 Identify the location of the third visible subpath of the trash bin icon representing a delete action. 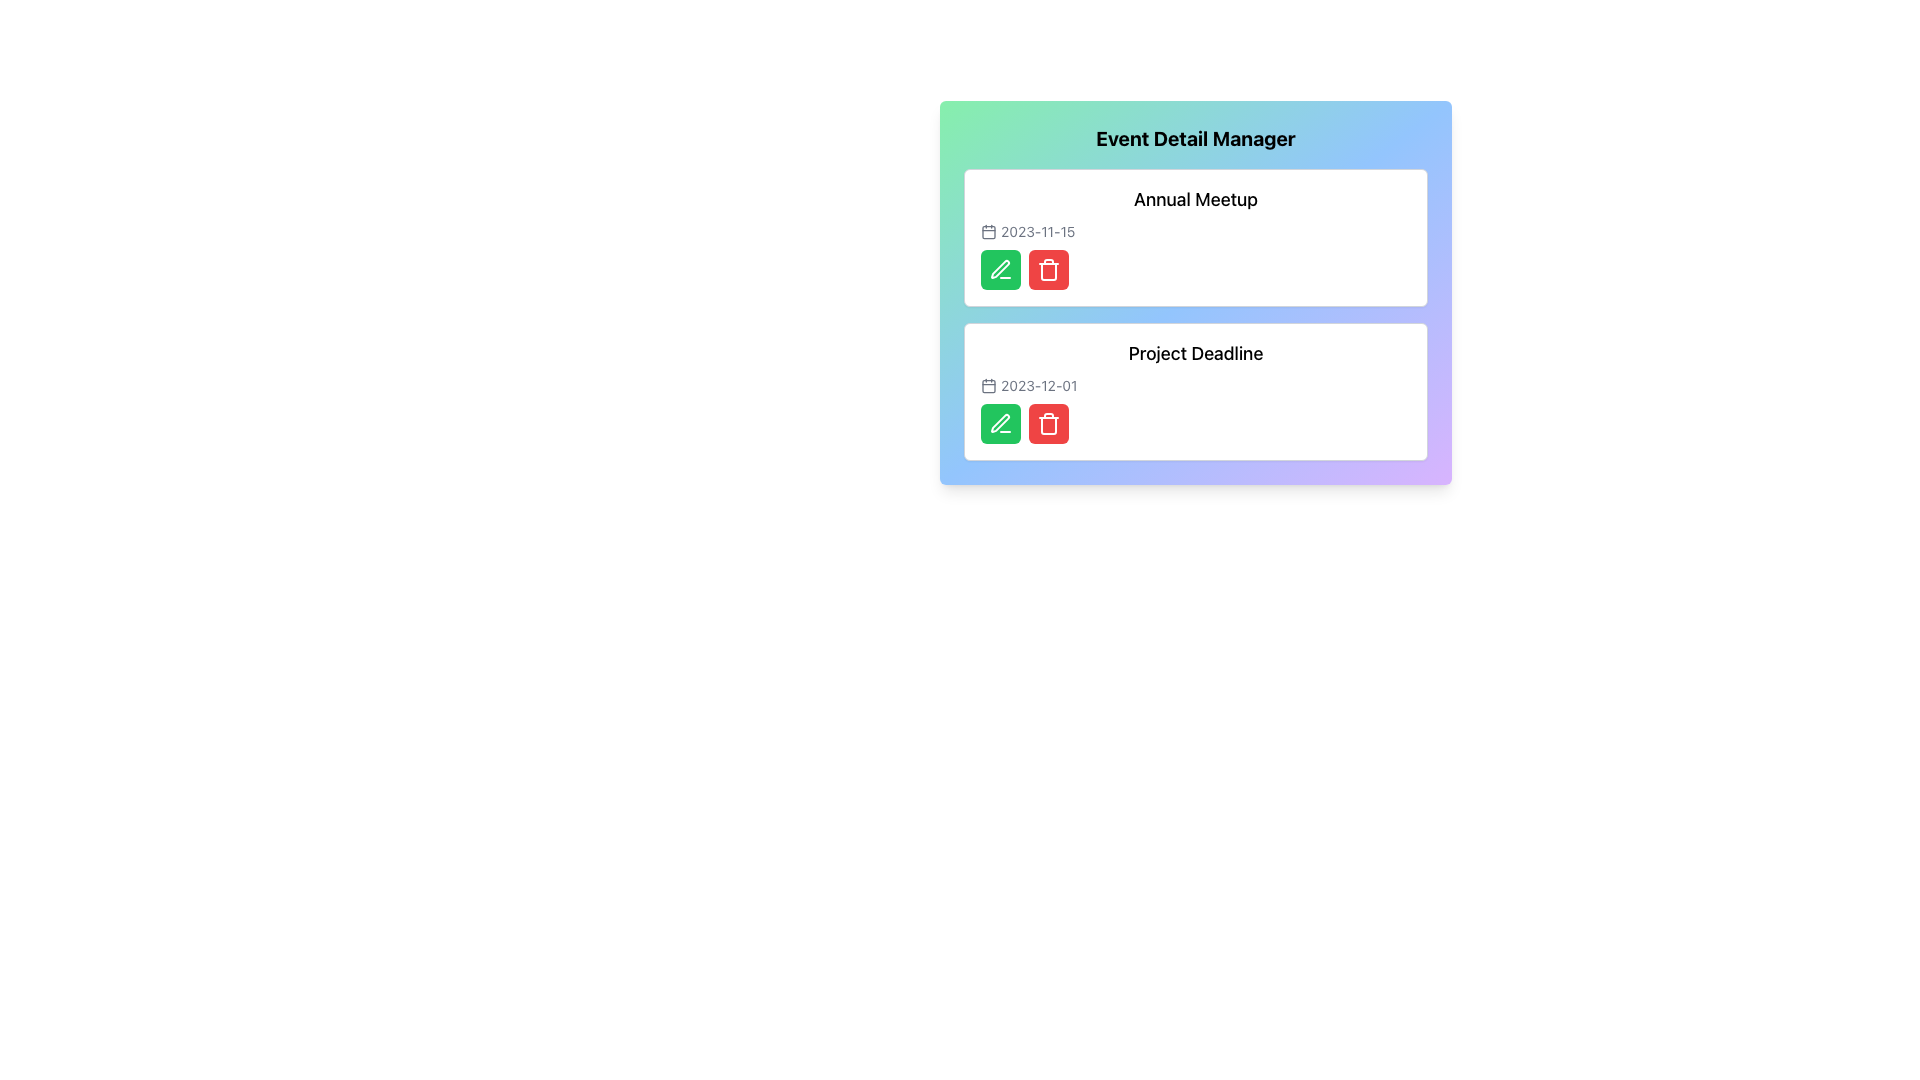
(1048, 272).